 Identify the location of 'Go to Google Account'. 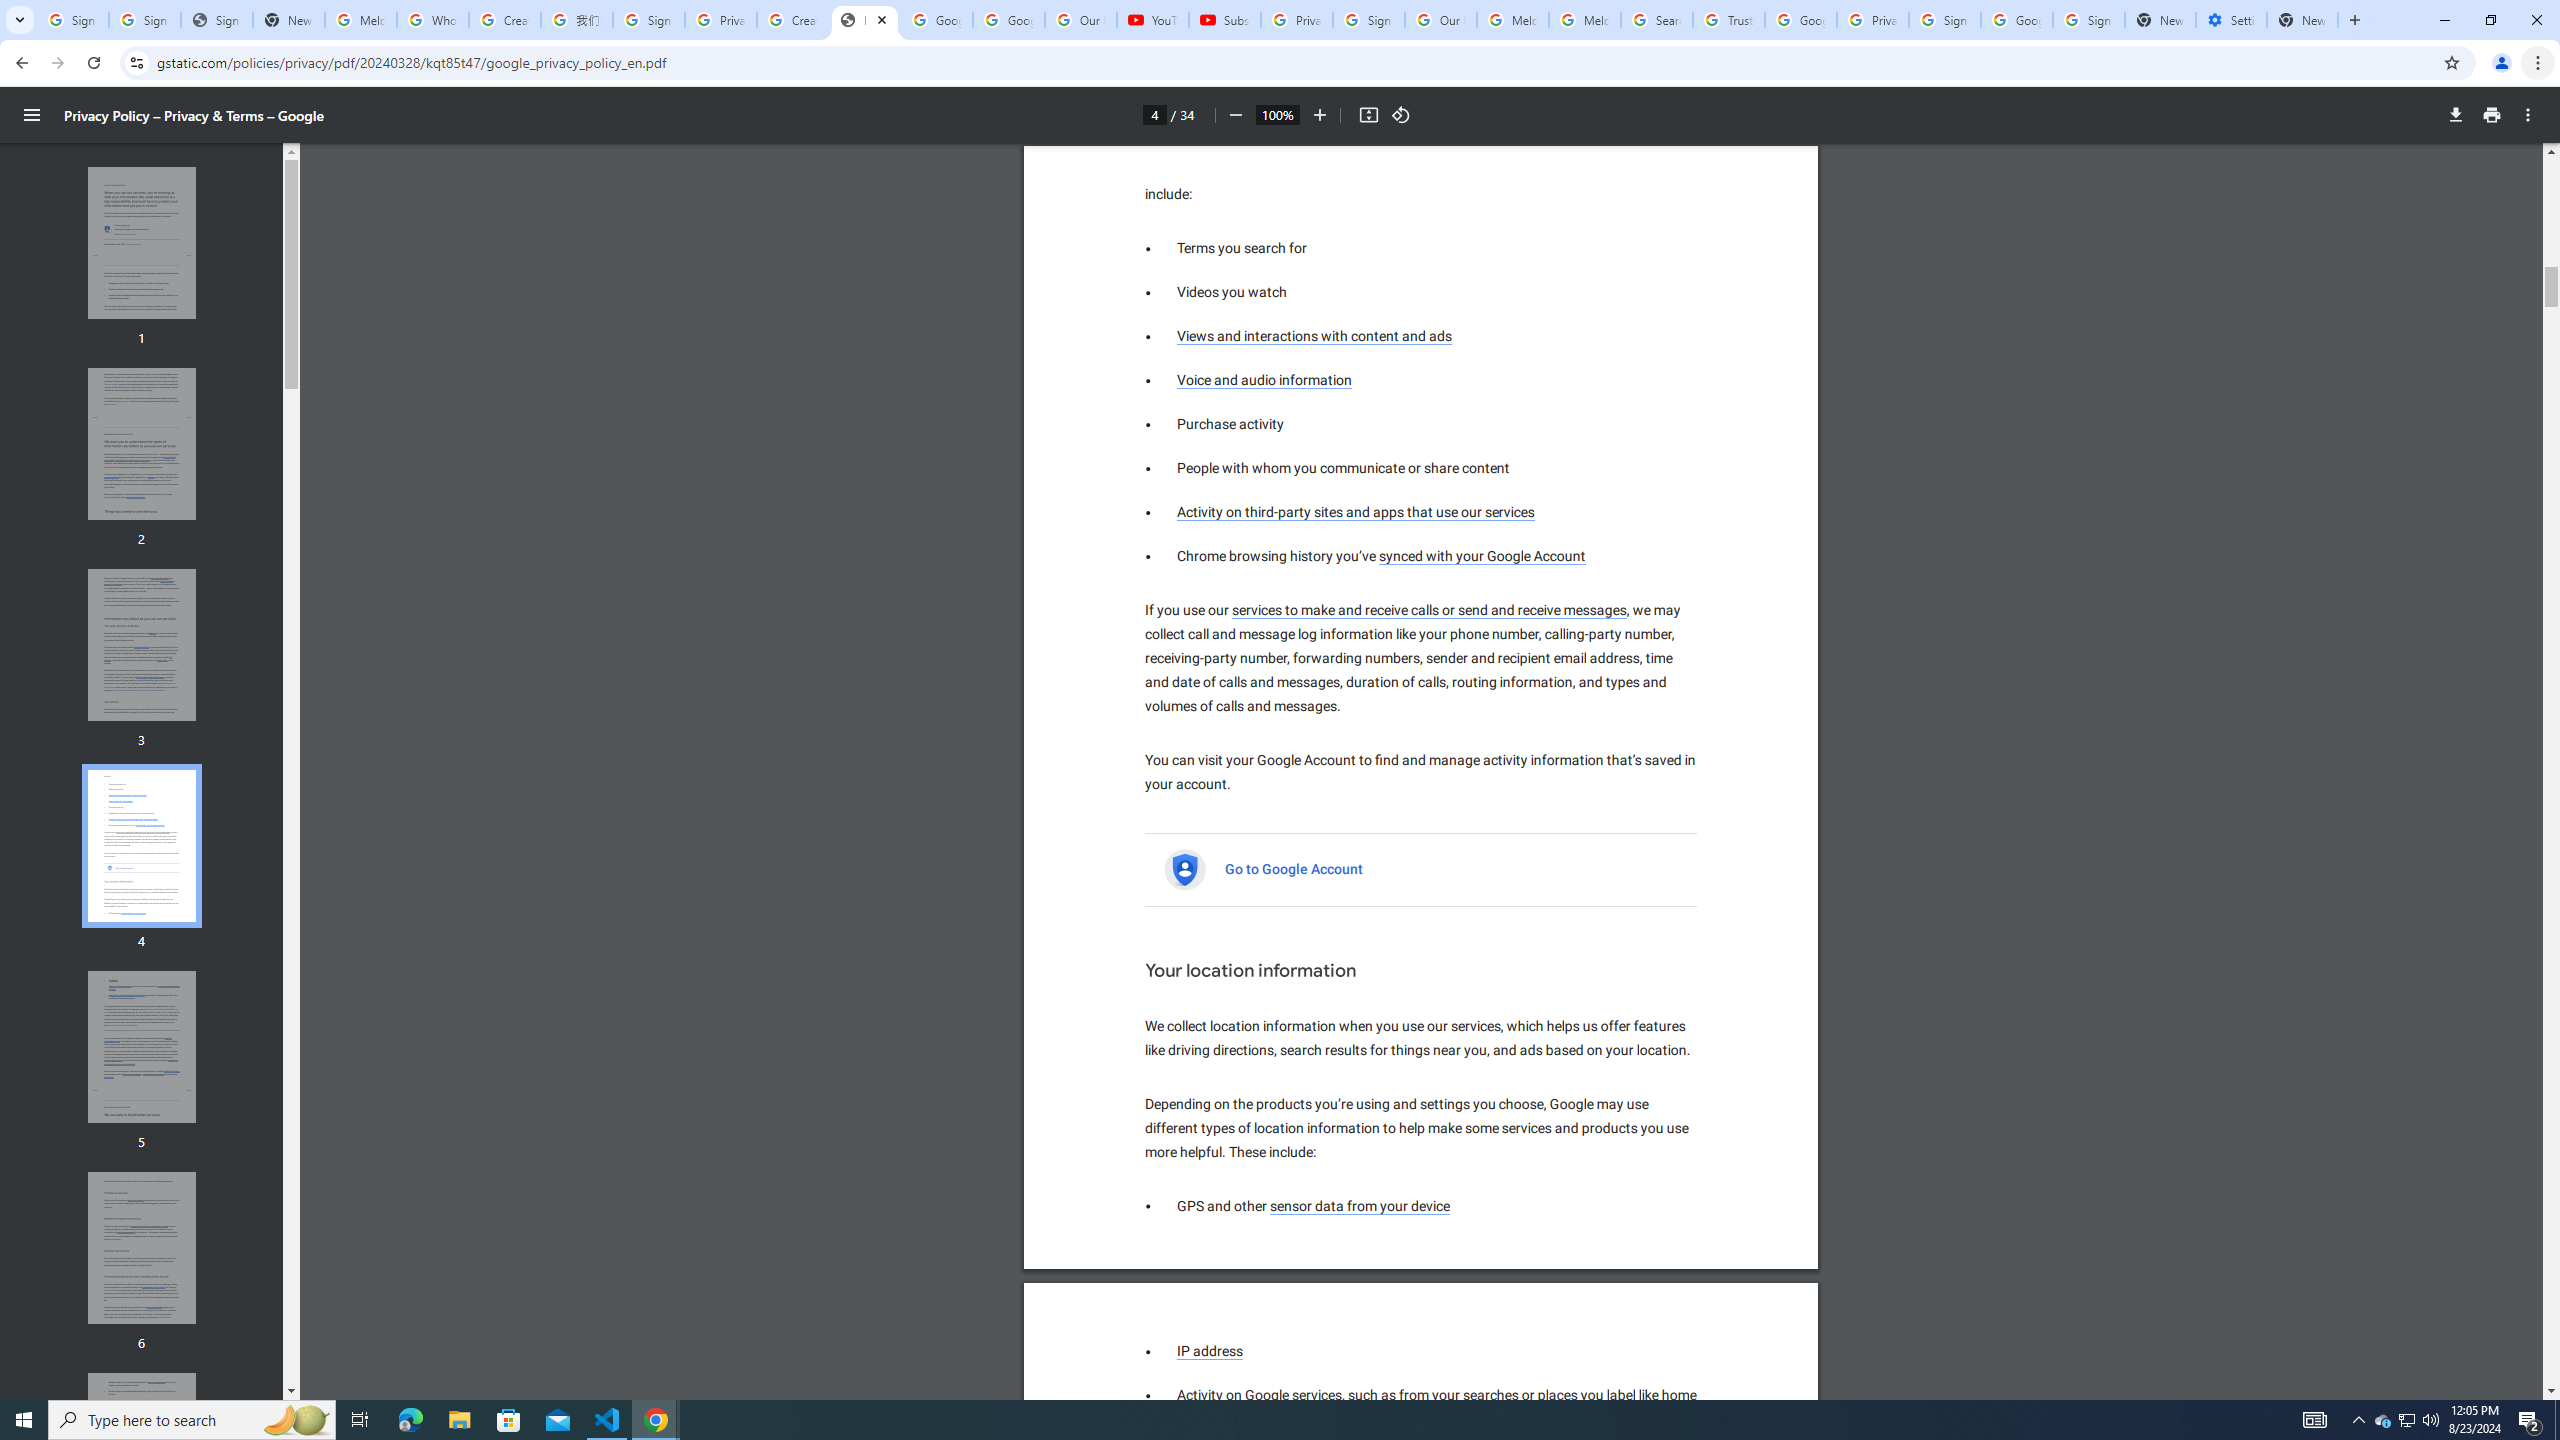
(1295, 869).